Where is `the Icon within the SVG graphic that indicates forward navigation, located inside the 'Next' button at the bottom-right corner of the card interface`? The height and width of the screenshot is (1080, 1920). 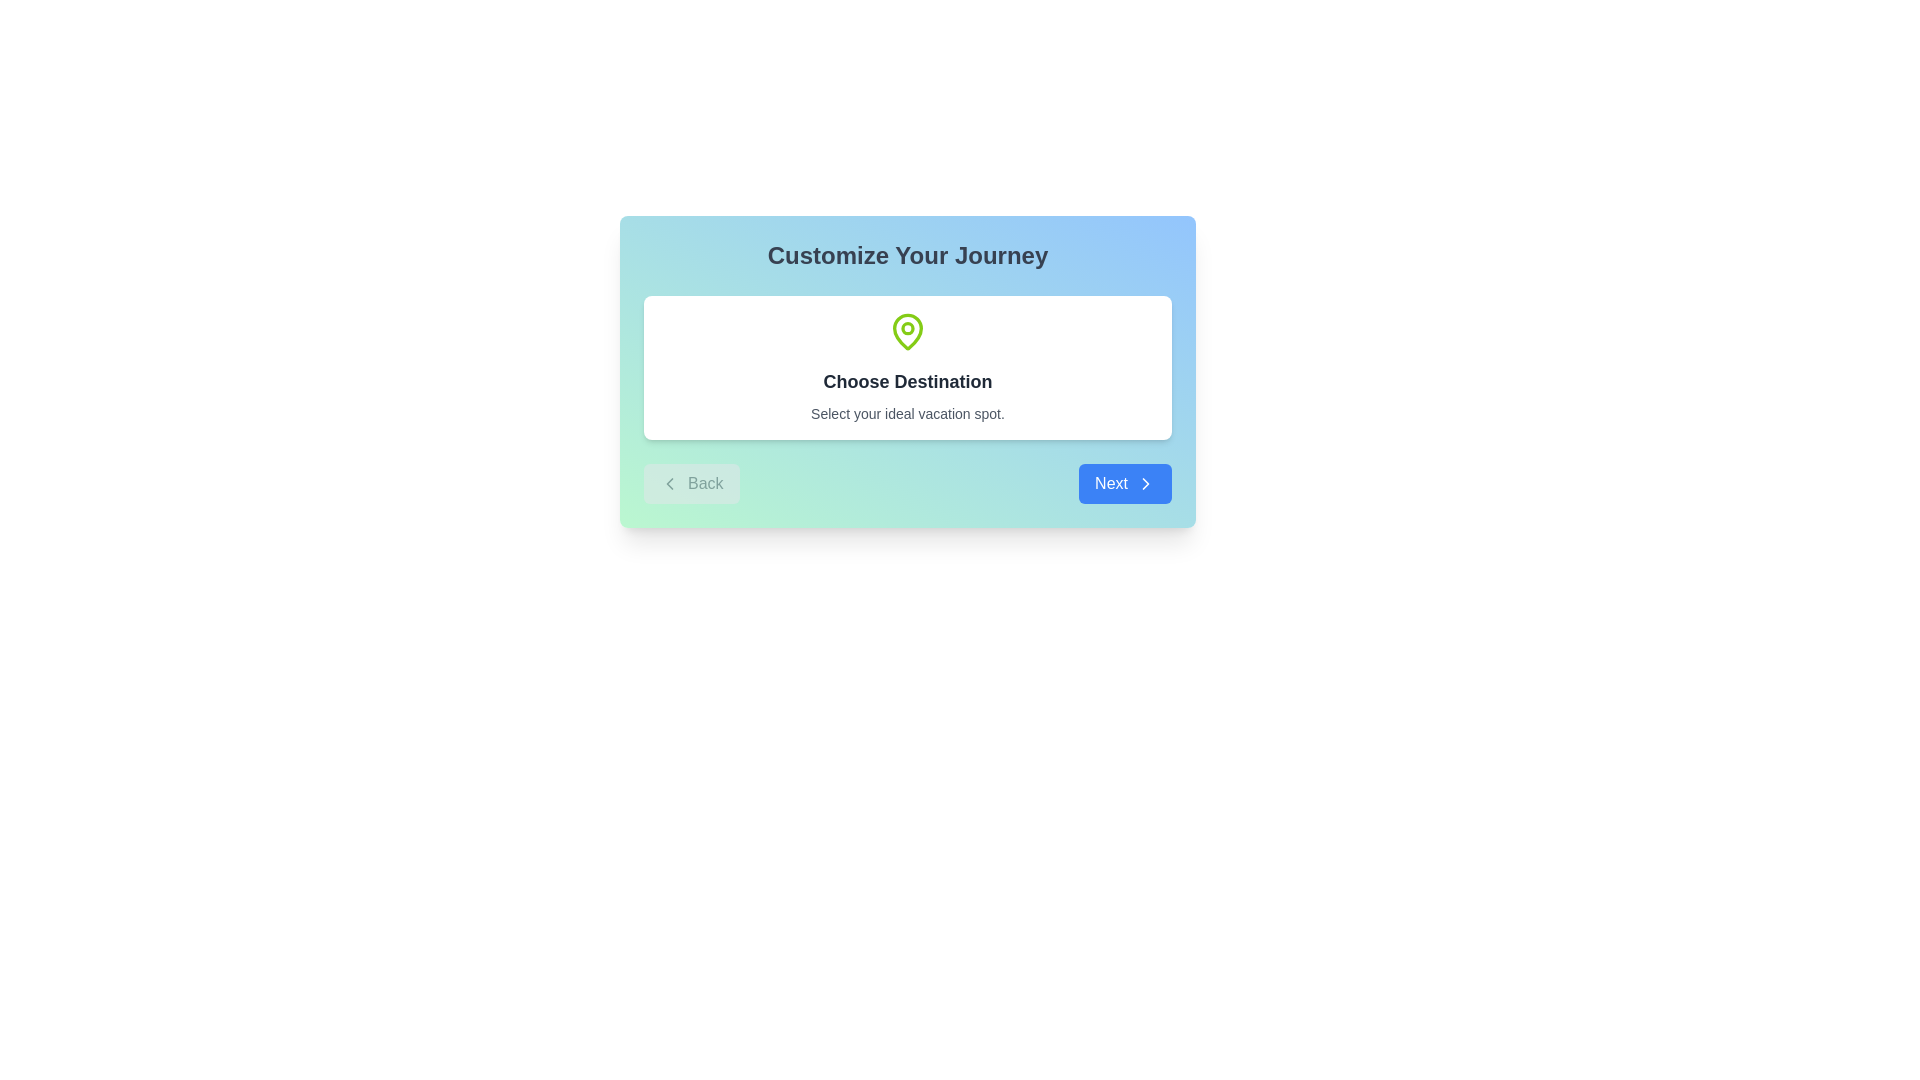 the Icon within the SVG graphic that indicates forward navigation, located inside the 'Next' button at the bottom-right corner of the card interface is located at coordinates (1146, 483).